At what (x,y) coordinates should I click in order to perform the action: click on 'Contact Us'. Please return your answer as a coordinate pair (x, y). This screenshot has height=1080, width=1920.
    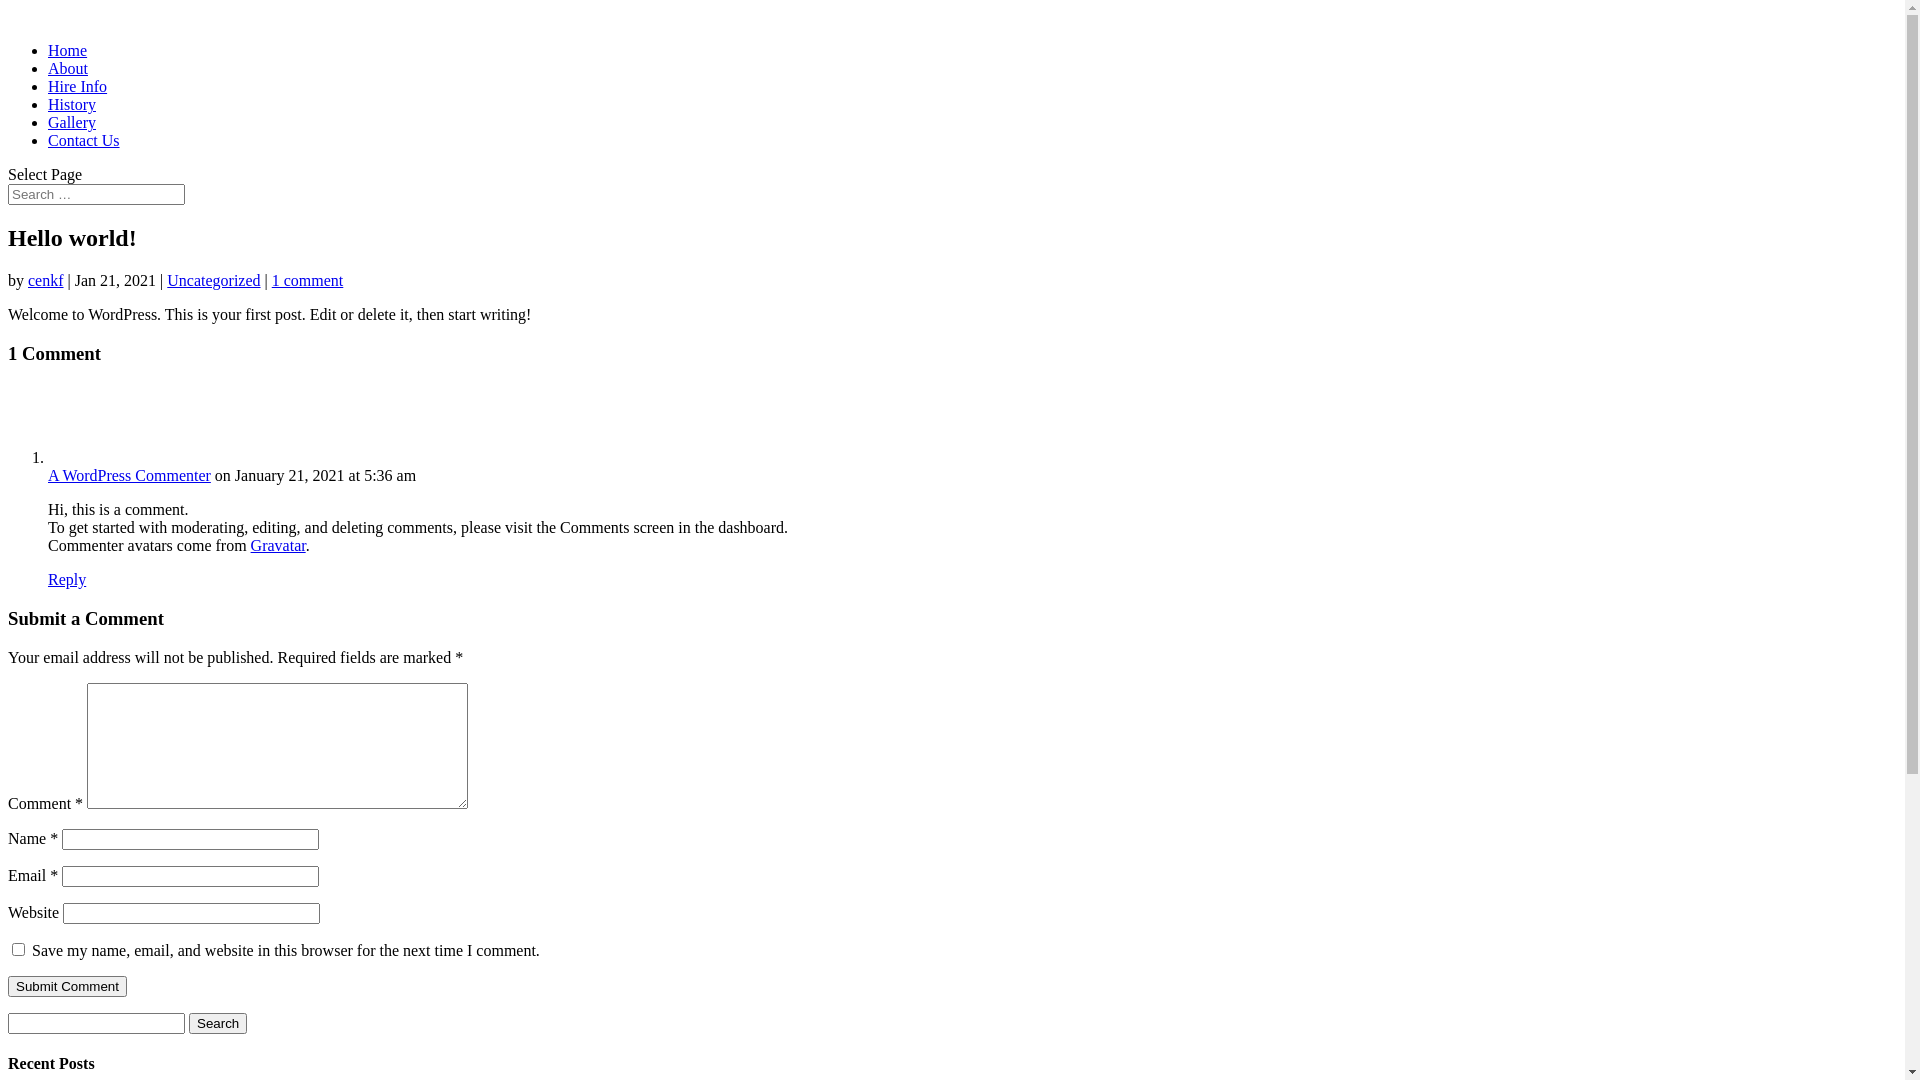
    Looking at the image, I should click on (82, 139).